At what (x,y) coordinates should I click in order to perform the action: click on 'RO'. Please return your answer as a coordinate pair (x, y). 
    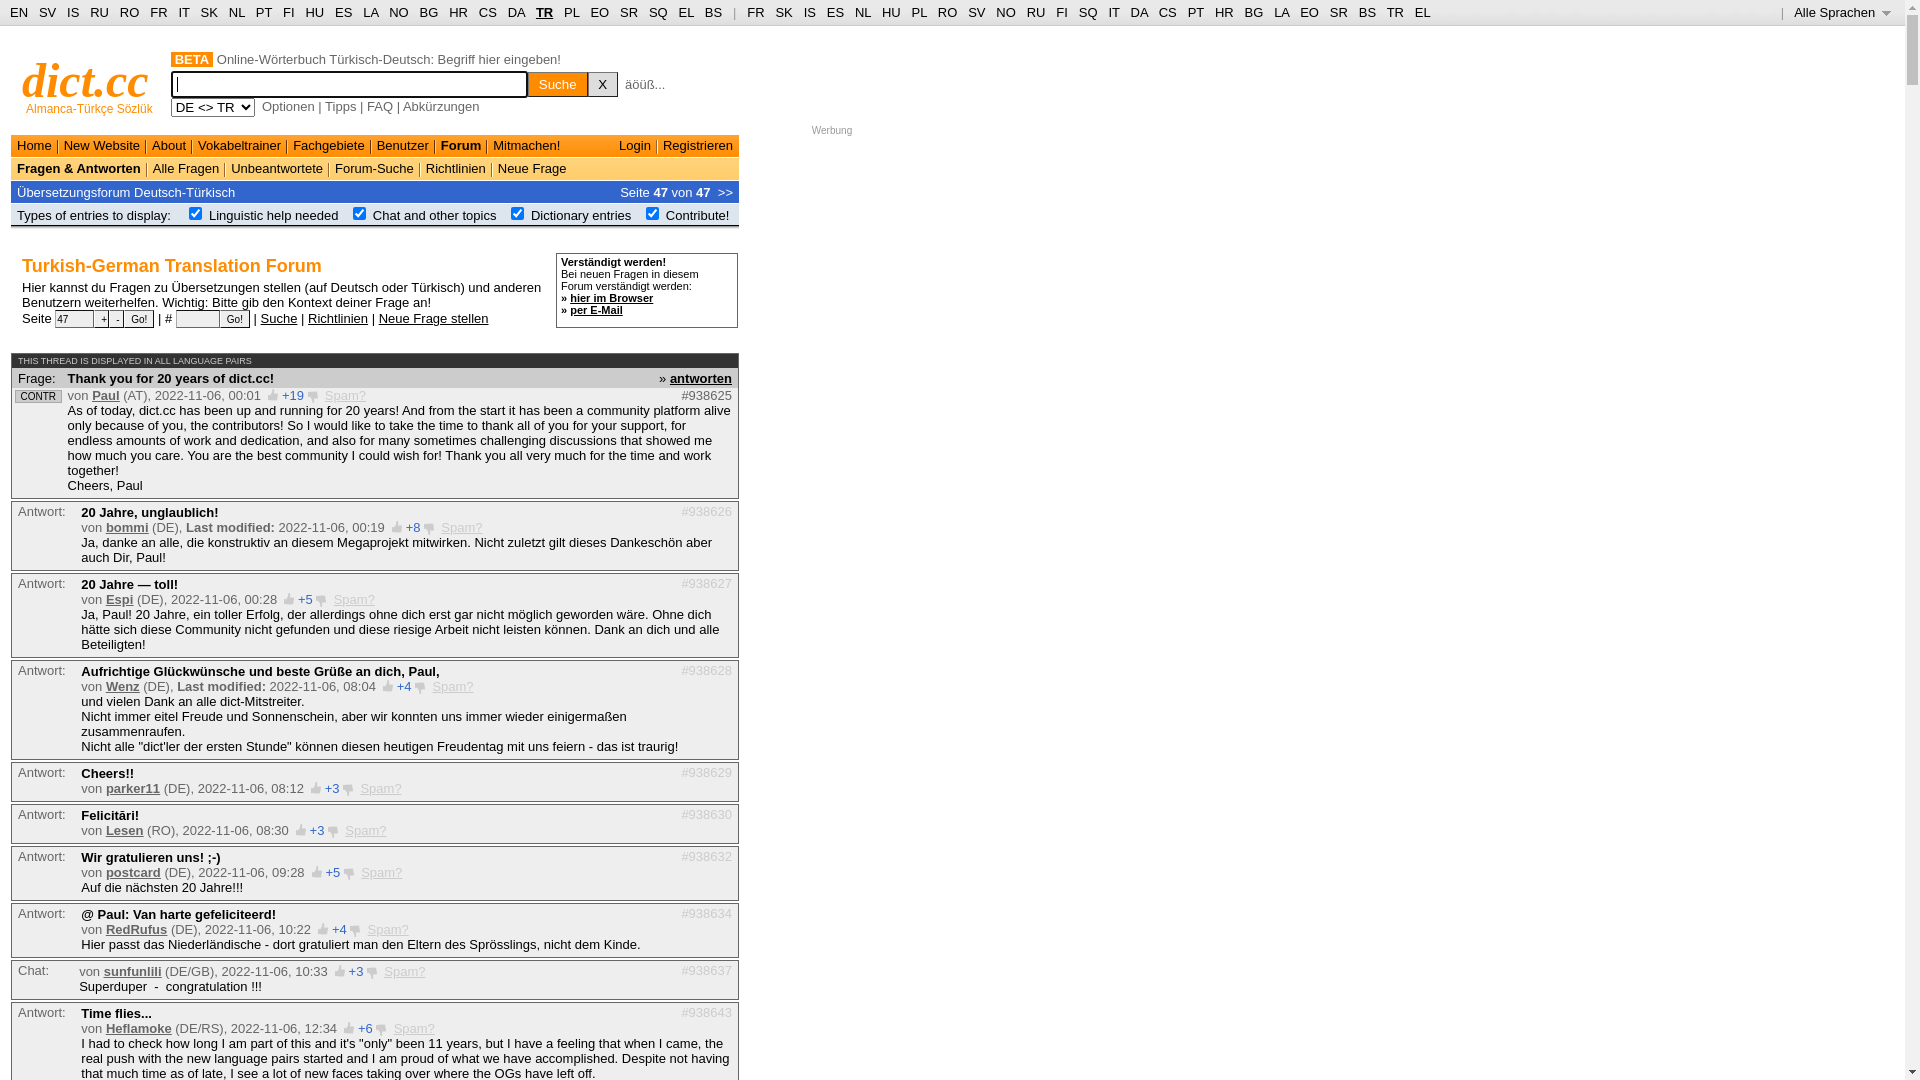
    Looking at the image, I should click on (128, 12).